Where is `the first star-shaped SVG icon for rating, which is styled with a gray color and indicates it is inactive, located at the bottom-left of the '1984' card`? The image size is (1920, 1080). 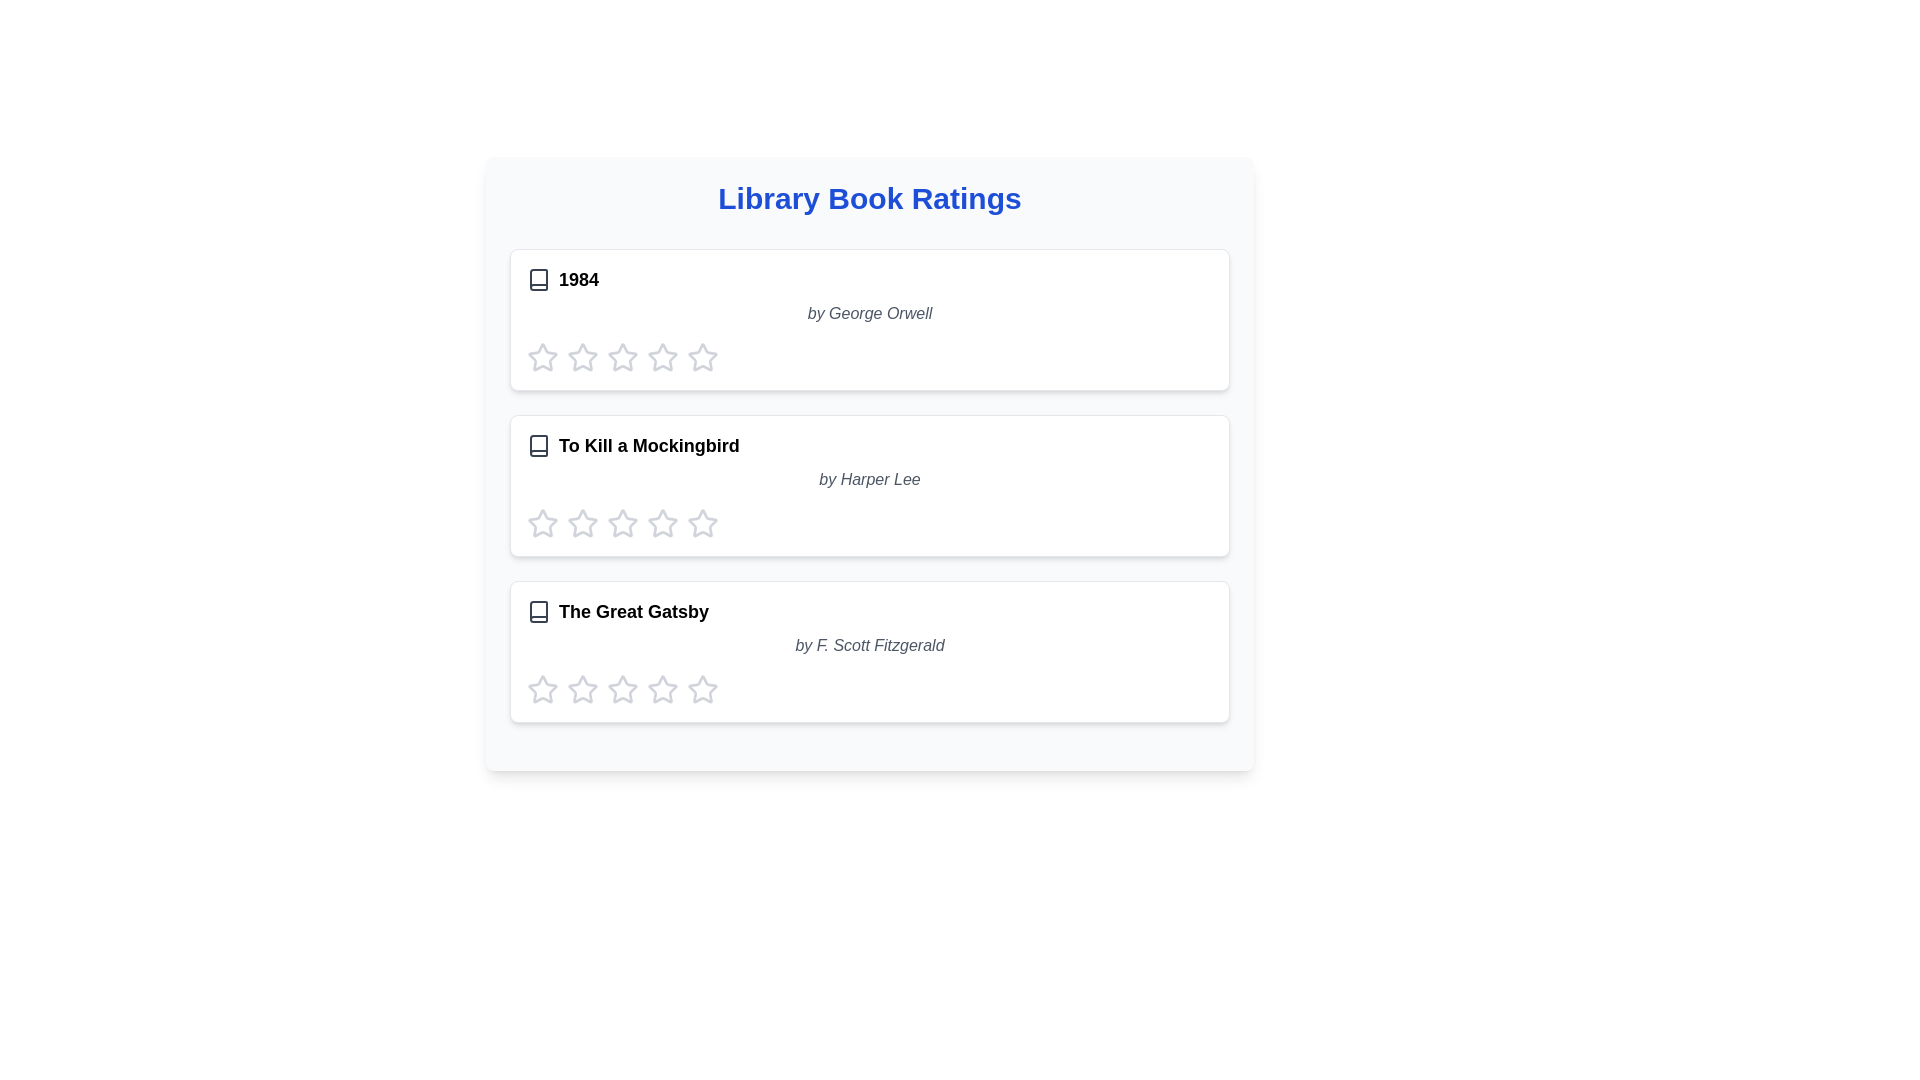
the first star-shaped SVG icon for rating, which is styled with a gray color and indicates it is inactive, located at the bottom-left of the '1984' card is located at coordinates (542, 357).